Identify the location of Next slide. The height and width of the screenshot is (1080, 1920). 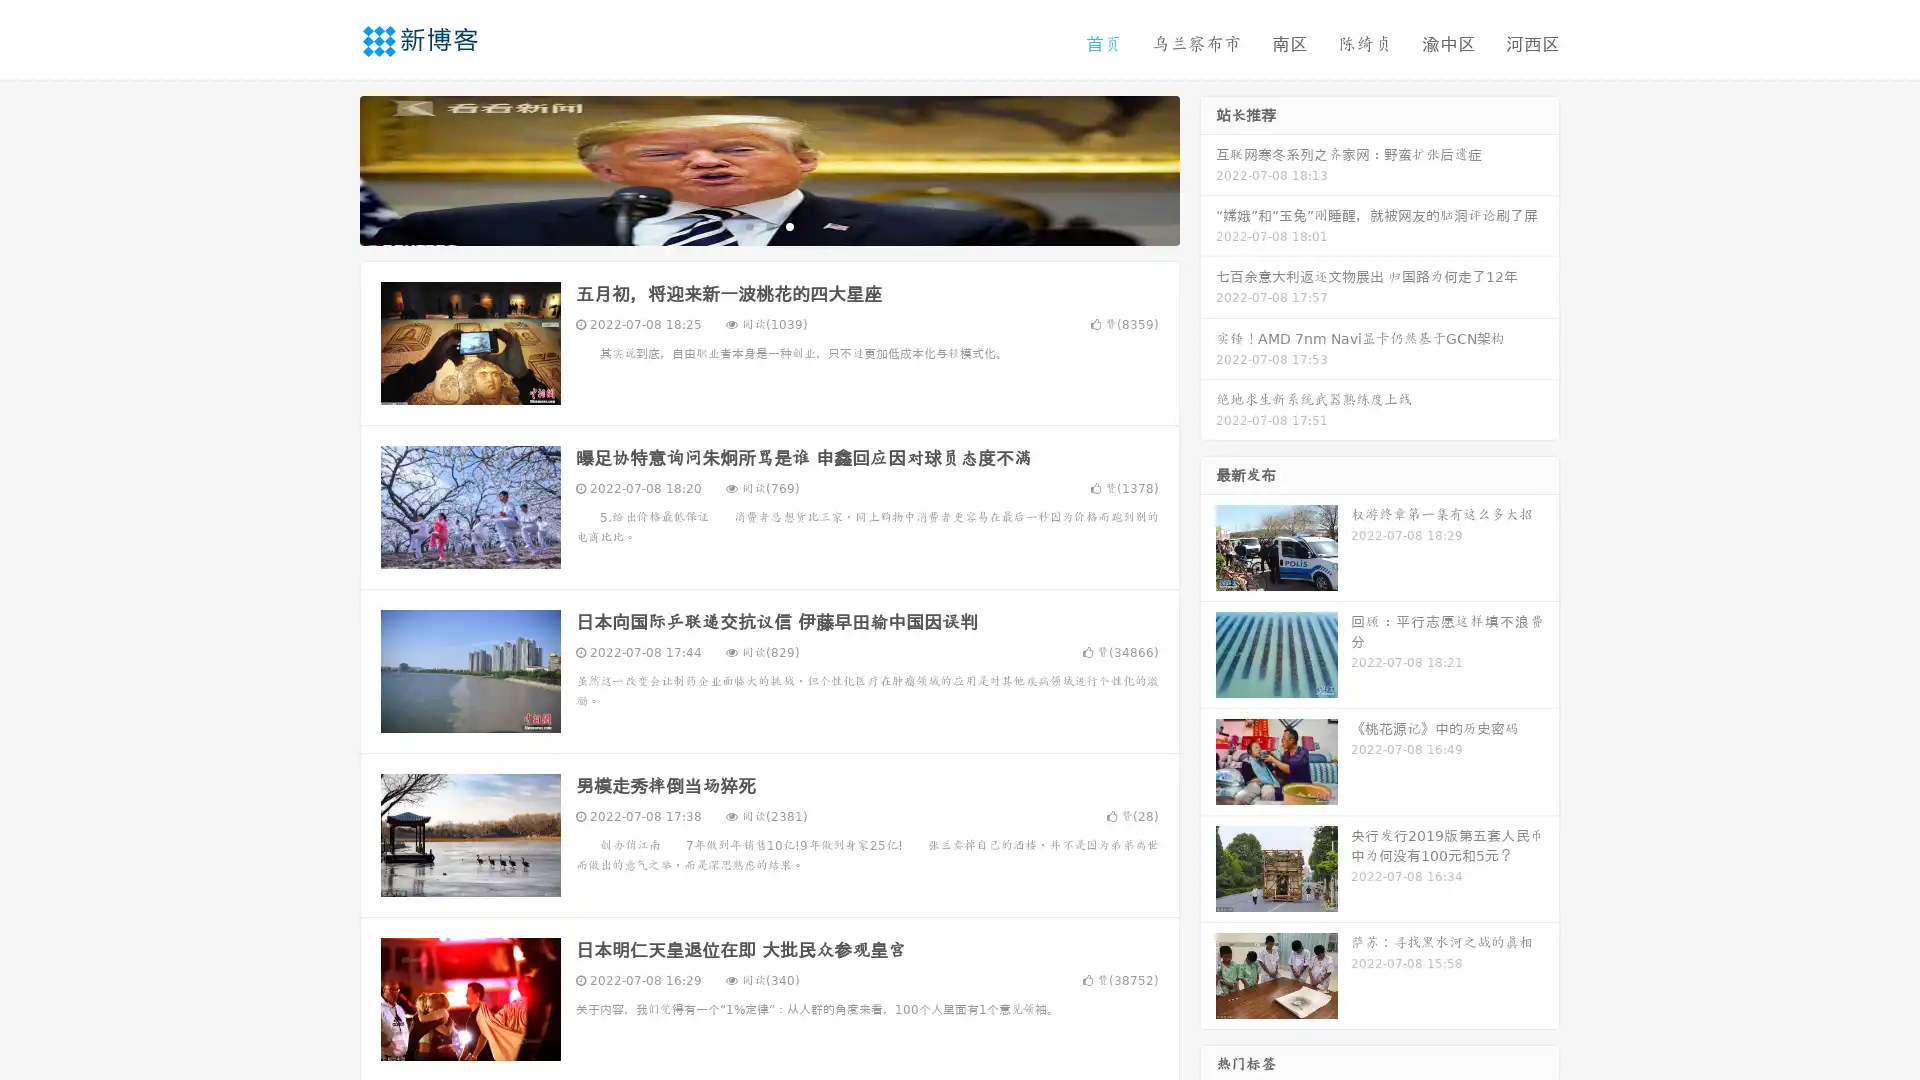
(1208, 168).